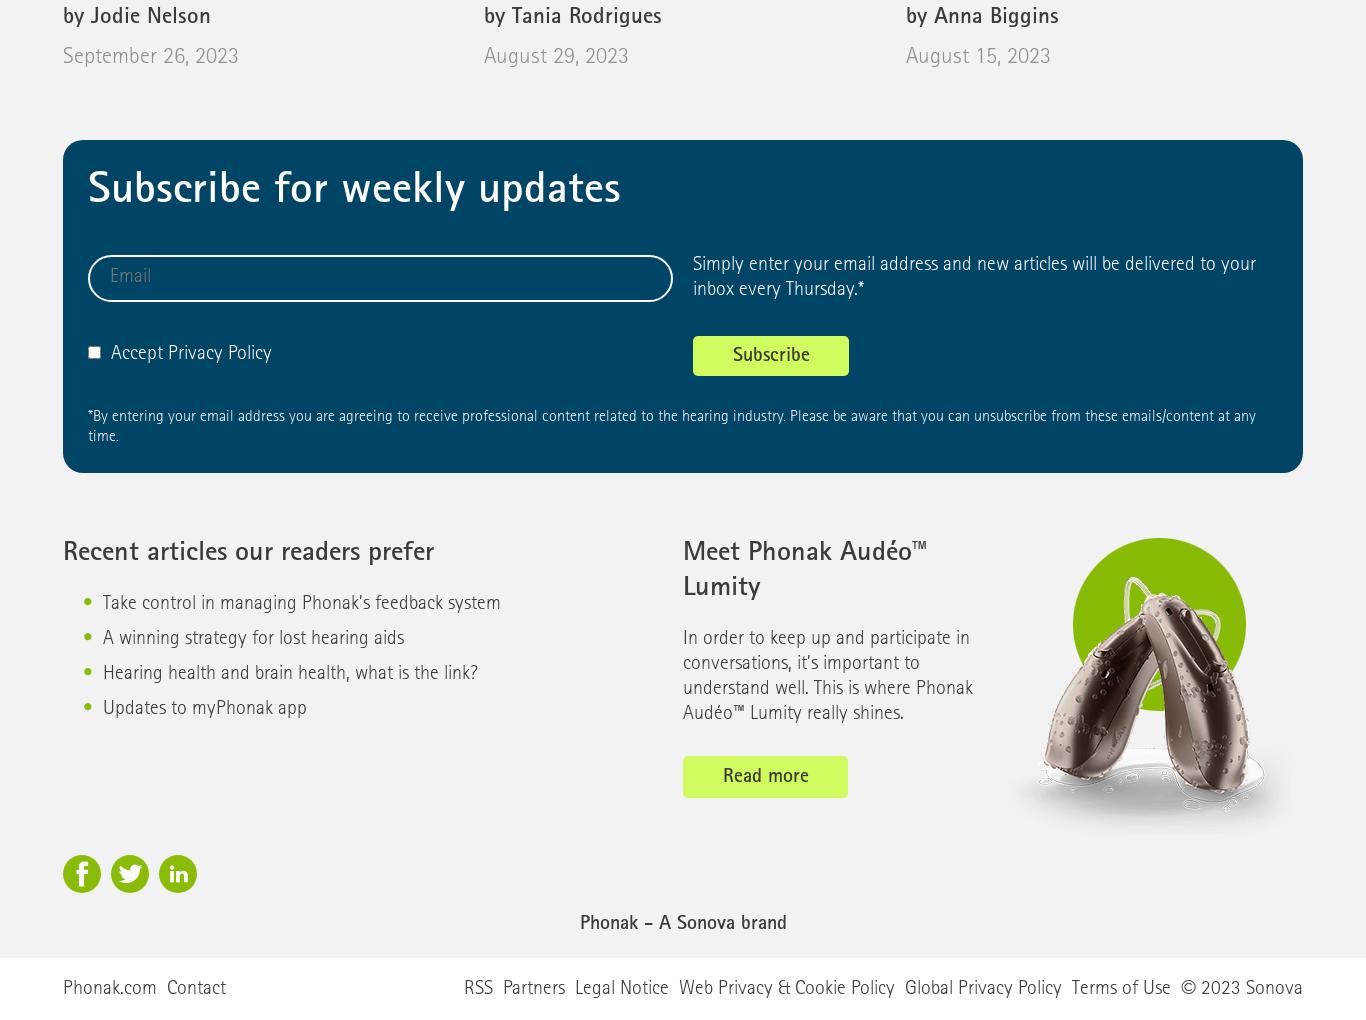  I want to click on 'Phonak - A Sonova brand', so click(681, 925).